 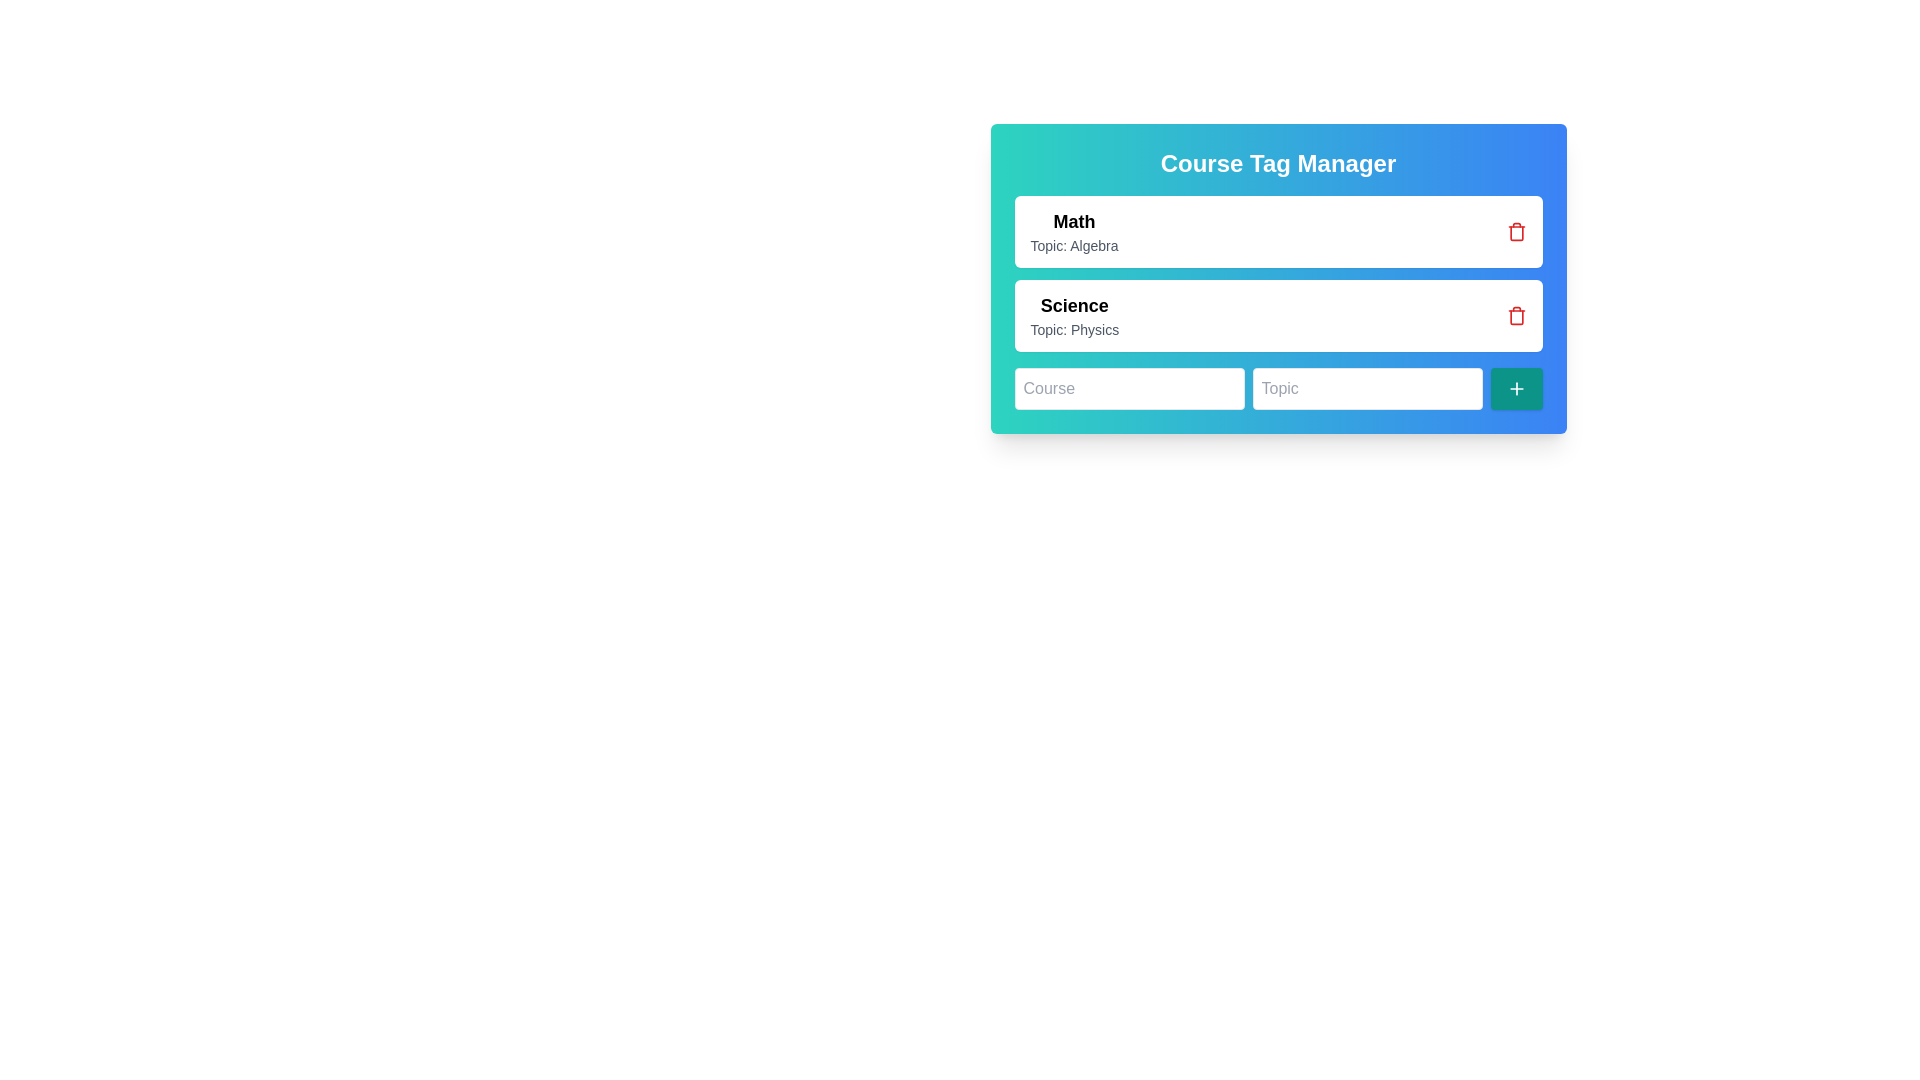 What do you see at coordinates (1073, 222) in the screenshot?
I see `the text label displaying the course category 'Math' located at the top-left inside the 'Course Tag Manager' card, directly above the text 'Topic: Algebra'` at bounding box center [1073, 222].